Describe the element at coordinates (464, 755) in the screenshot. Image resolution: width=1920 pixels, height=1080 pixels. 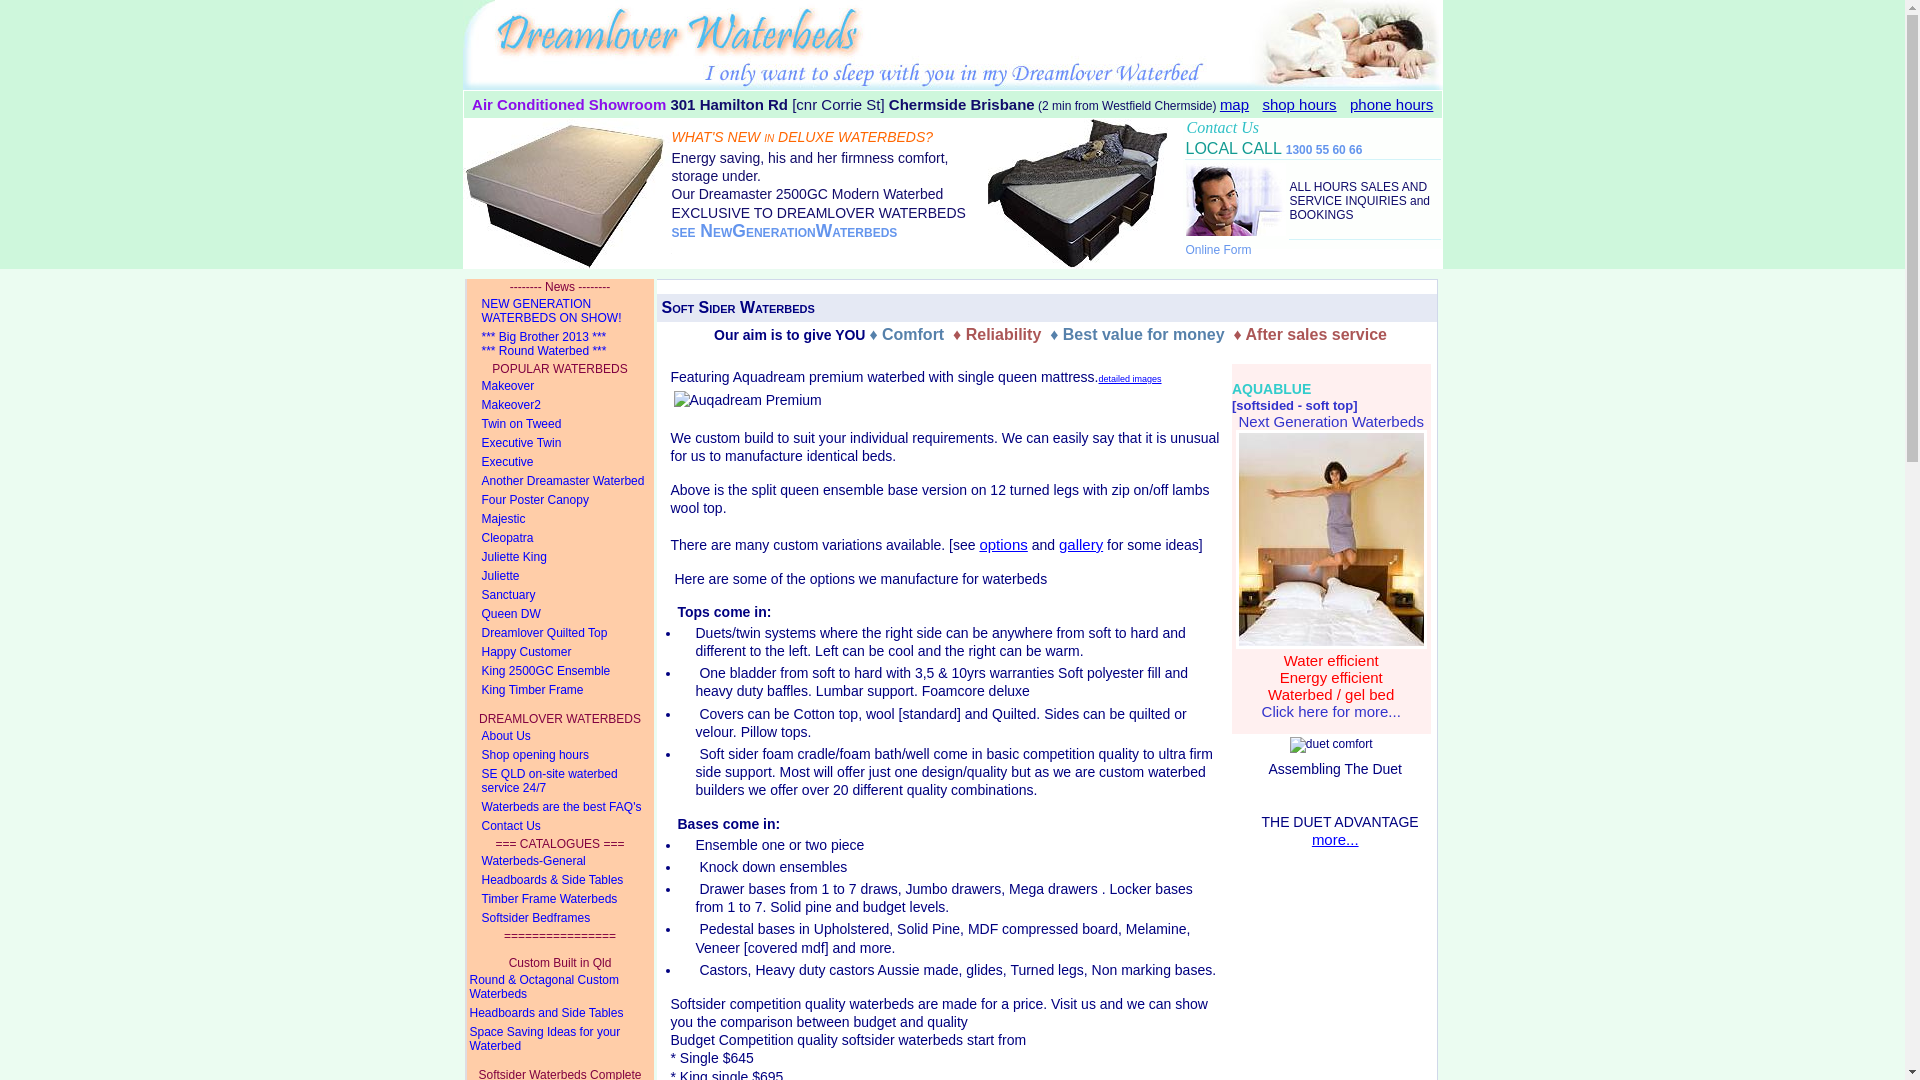
I see `'Shop opening hours'` at that location.